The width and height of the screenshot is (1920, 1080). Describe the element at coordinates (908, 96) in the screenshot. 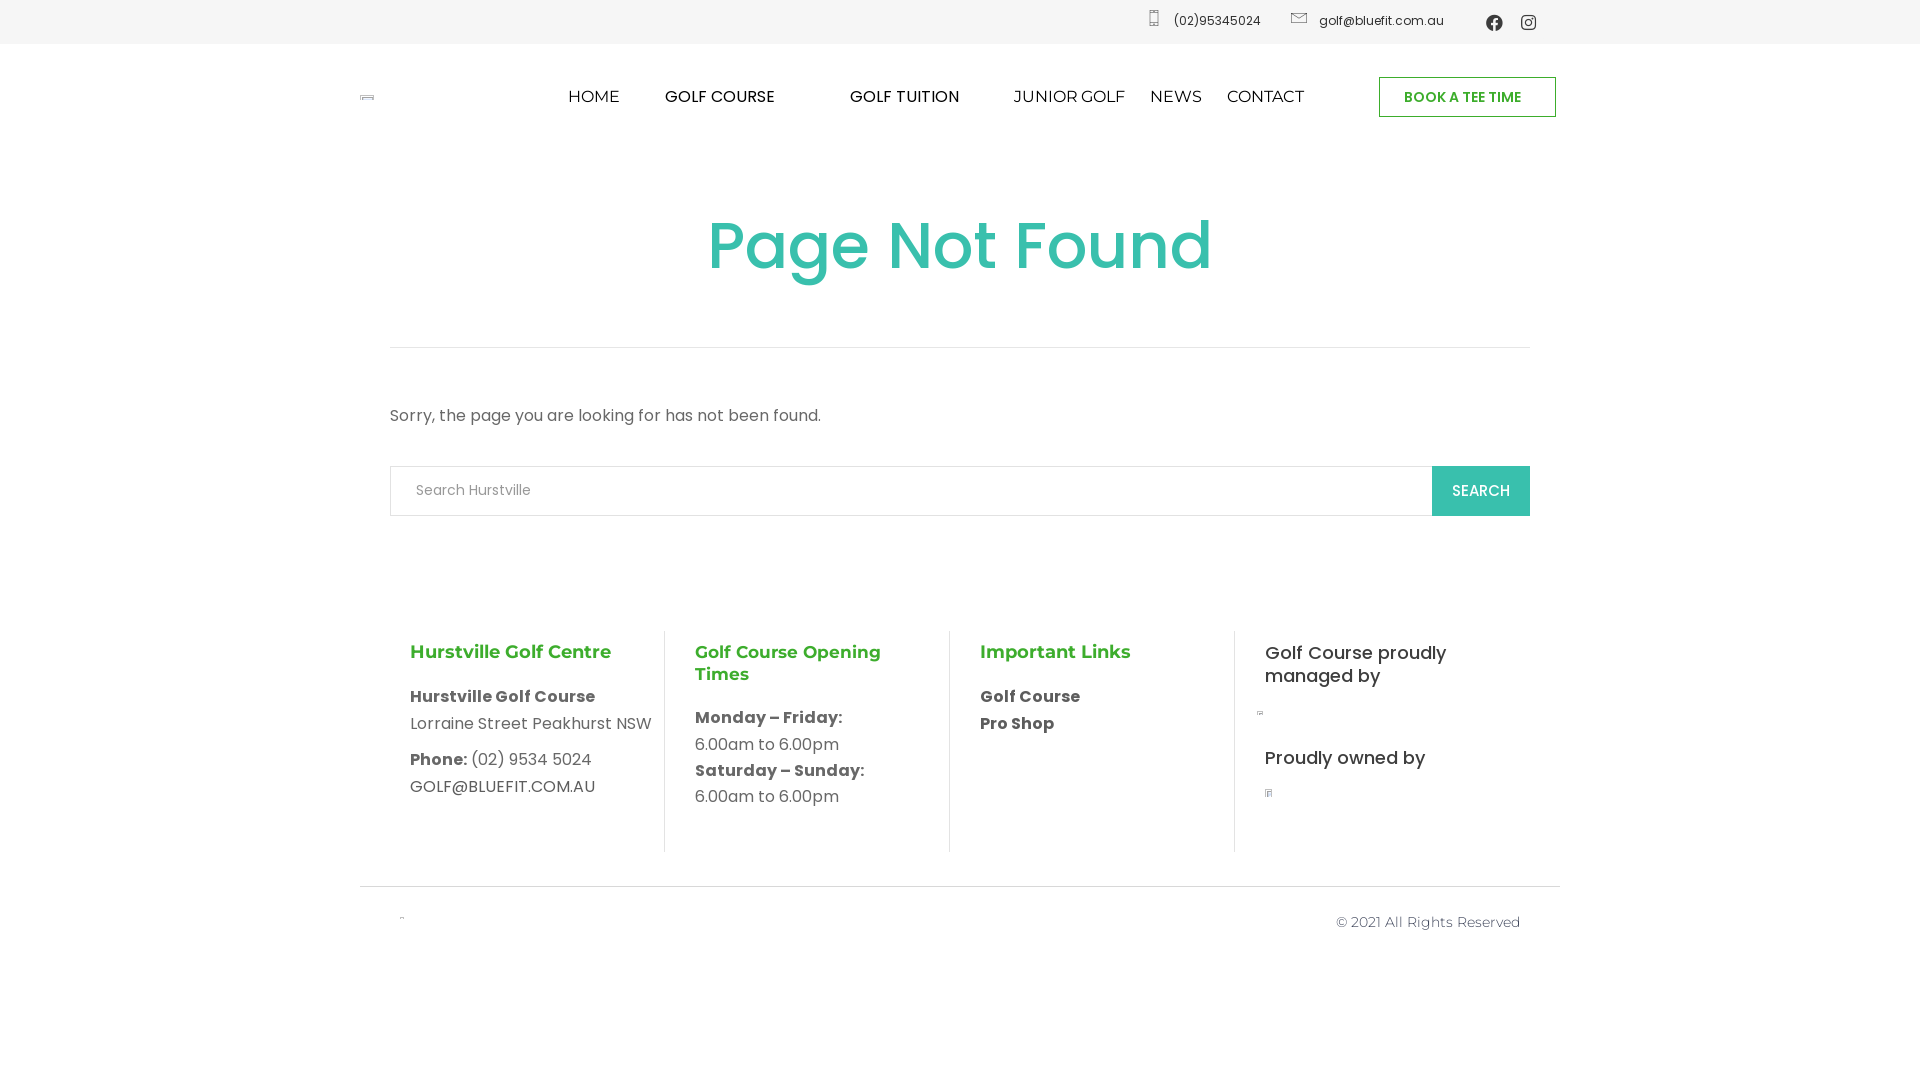

I see `'GOLF TUITION'` at that location.